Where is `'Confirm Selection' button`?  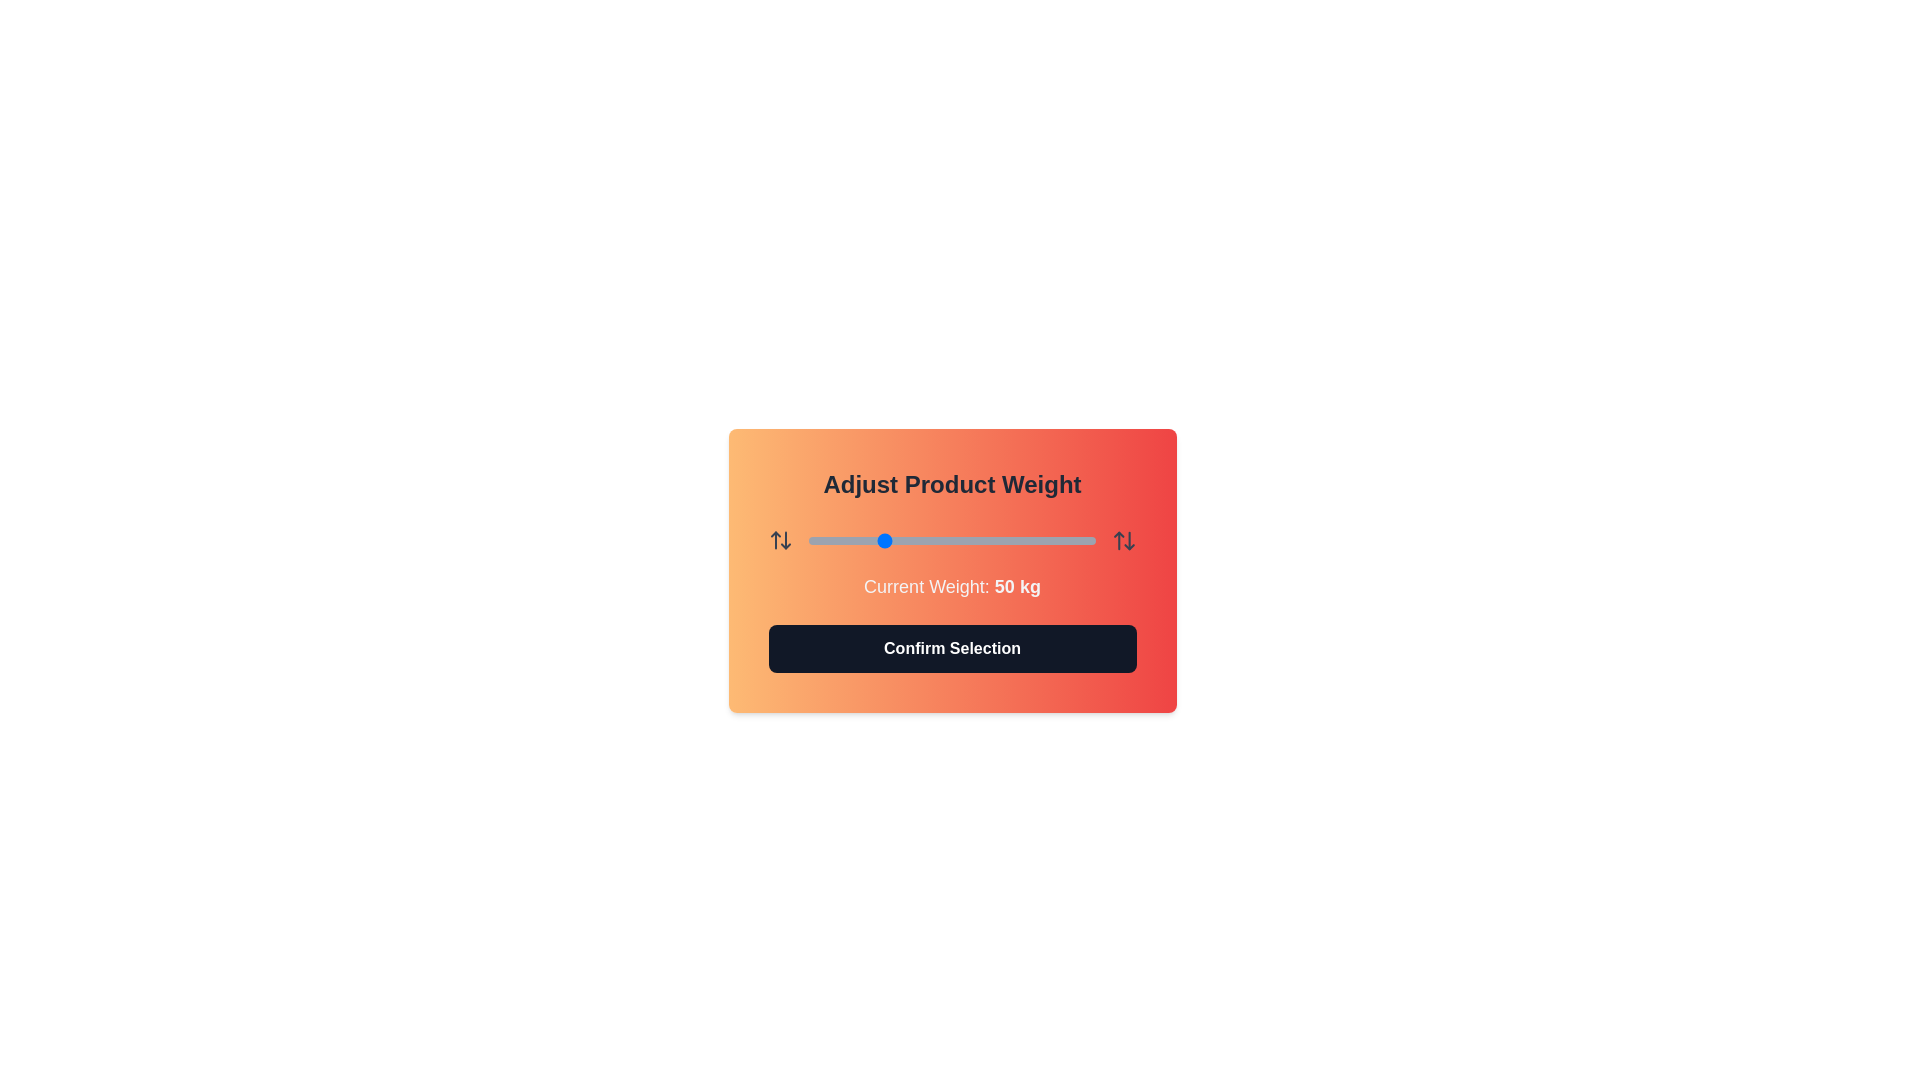 'Confirm Selection' button is located at coordinates (951, 648).